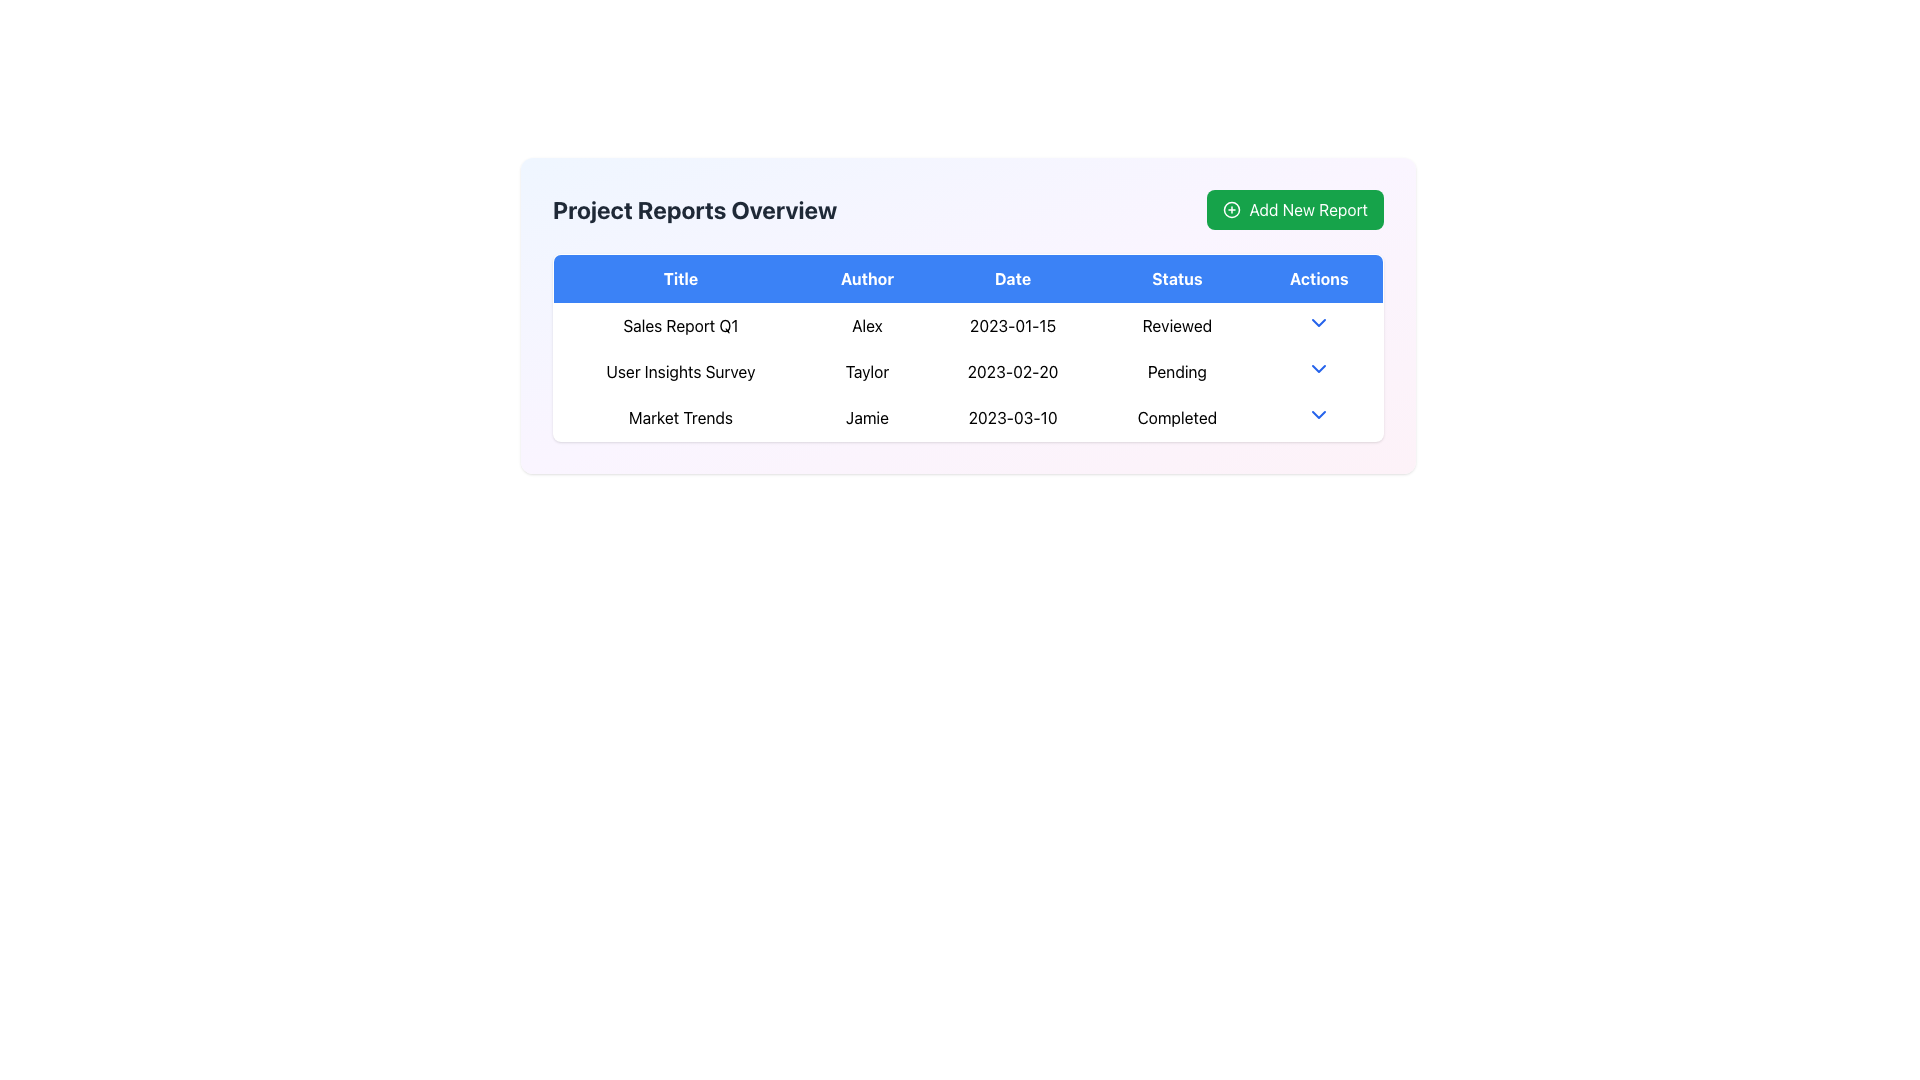  What do you see at coordinates (1177, 371) in the screenshot?
I see `the 'Pending' status label in the 'Status' column of the 'User Insights Survey' entry in the table` at bounding box center [1177, 371].